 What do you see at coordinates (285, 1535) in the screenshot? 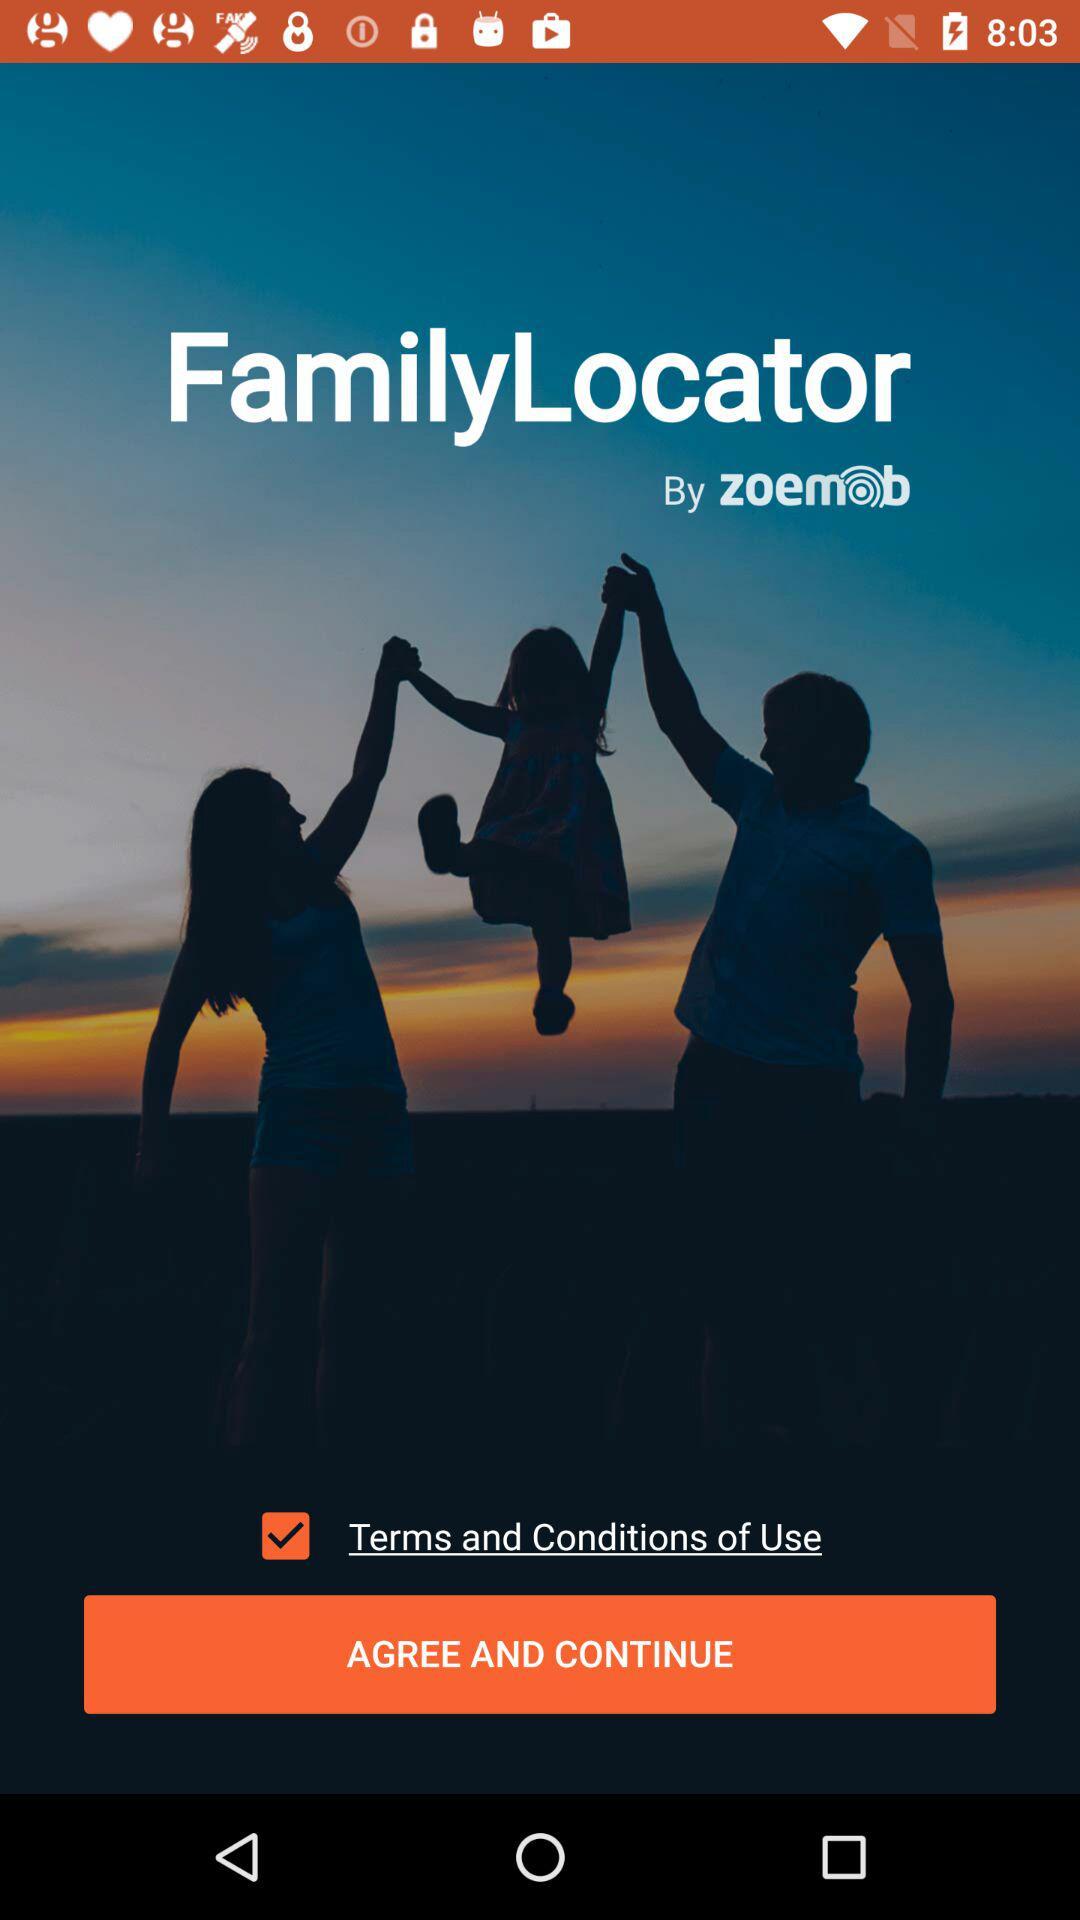
I see `icon next to the terms and conditions icon` at bounding box center [285, 1535].